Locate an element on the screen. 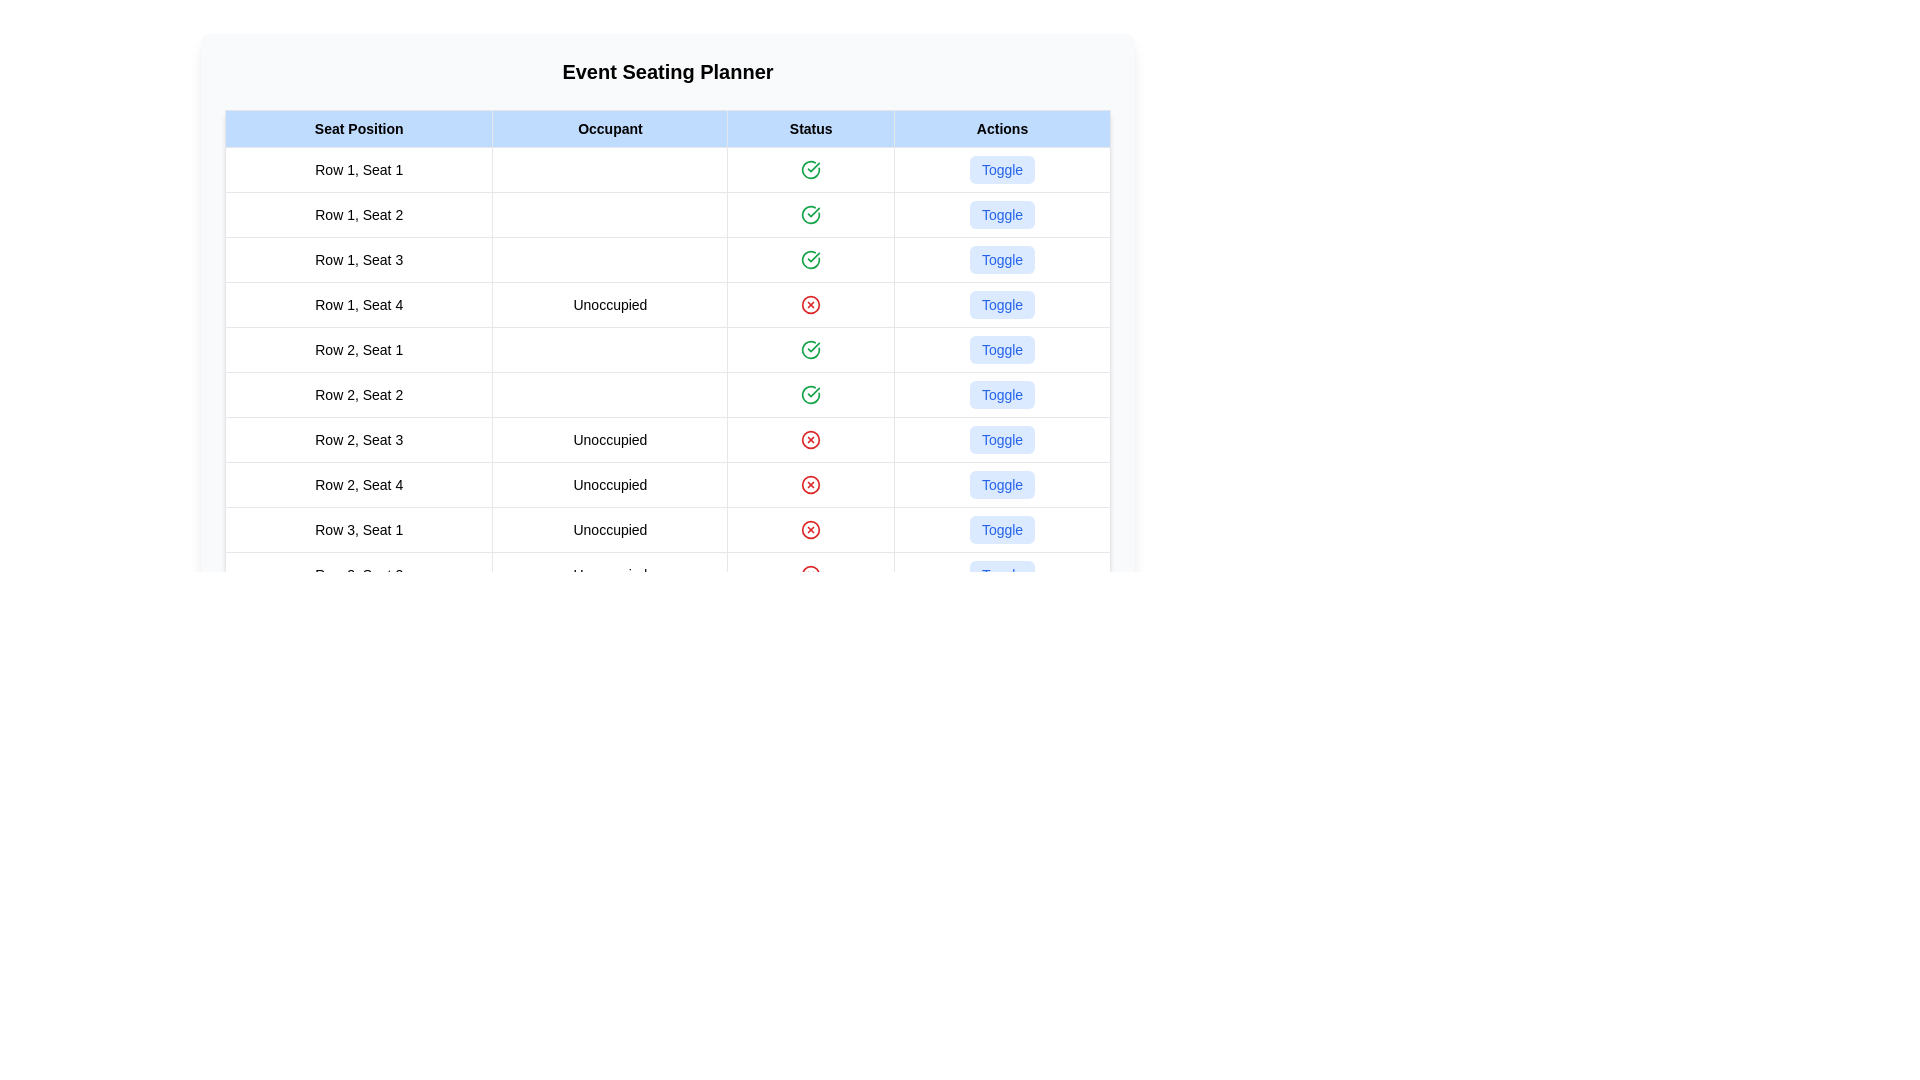 The width and height of the screenshot is (1920, 1080). the circular red icon with a cross symbol in the third column of 'Row 2, Seat 4', which indicates a negative status is located at coordinates (811, 485).